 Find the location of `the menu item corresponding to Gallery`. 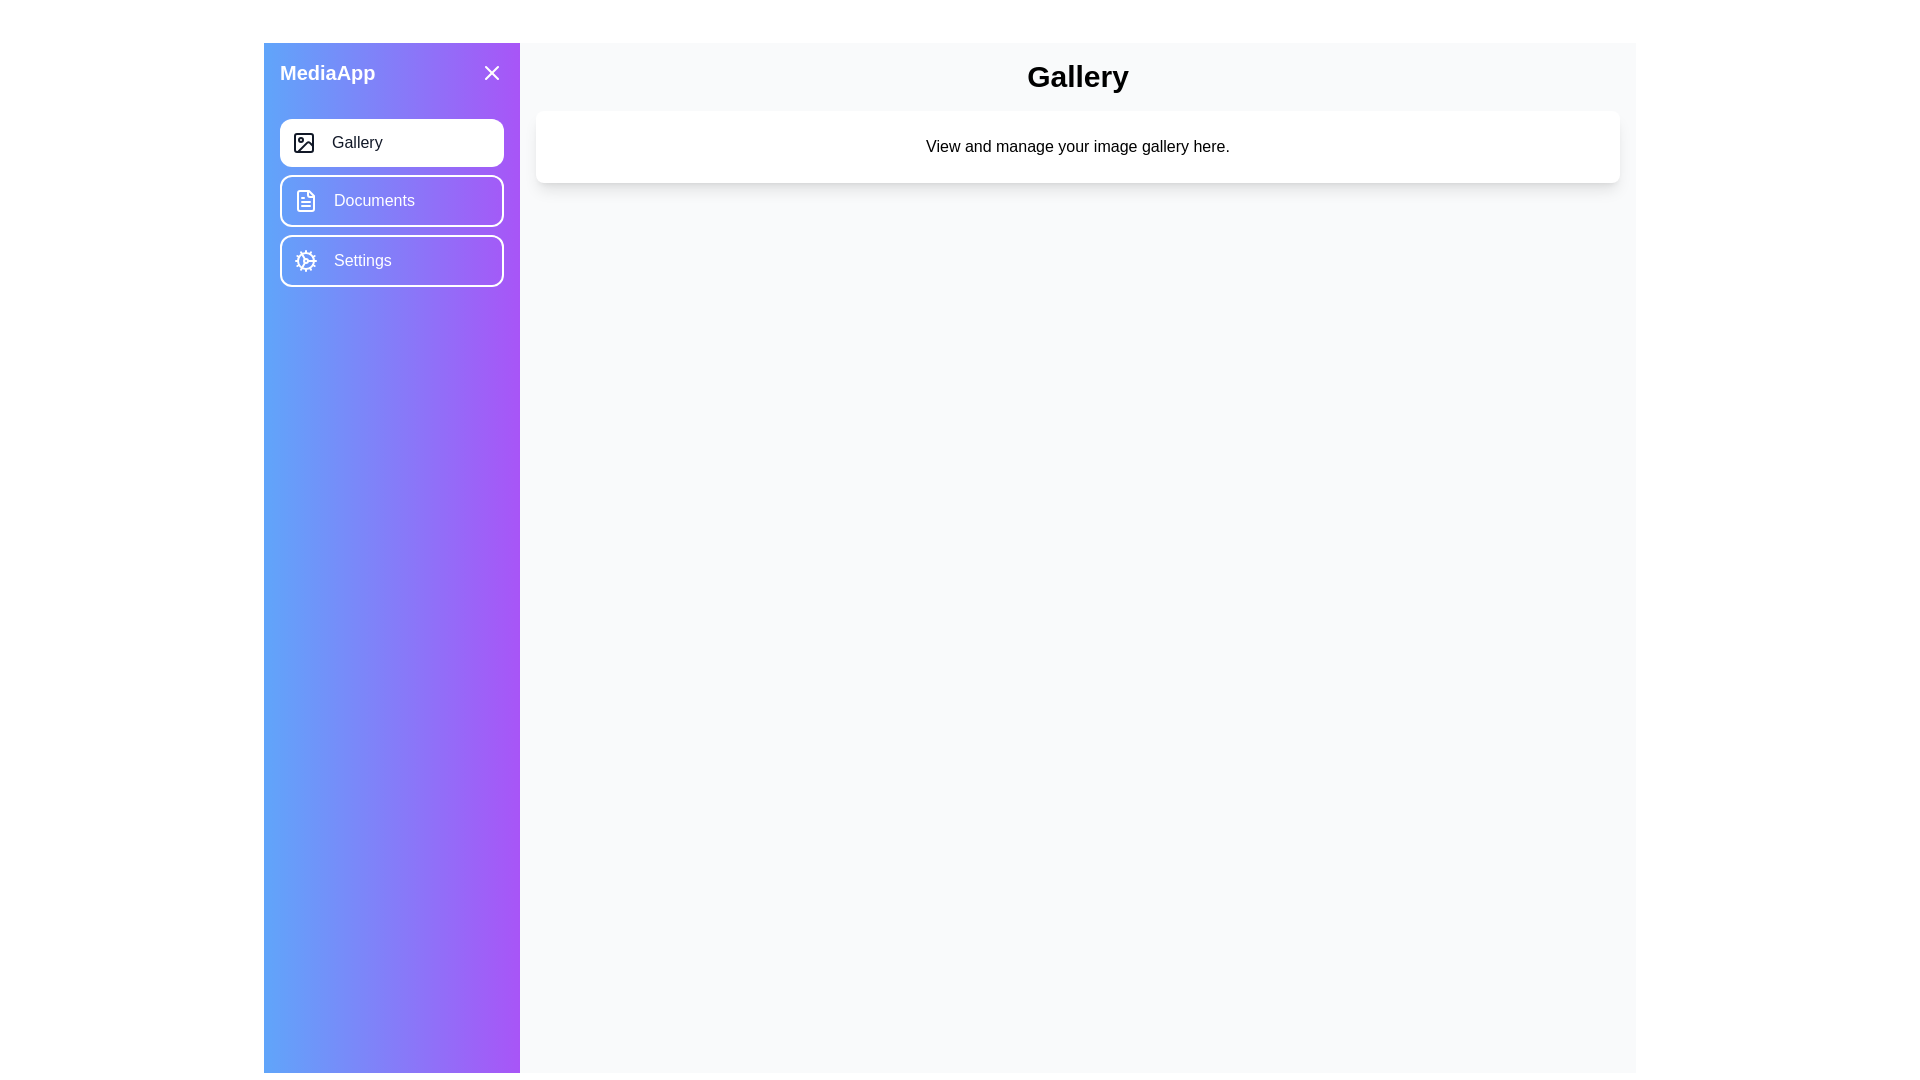

the menu item corresponding to Gallery is located at coordinates (392, 141).